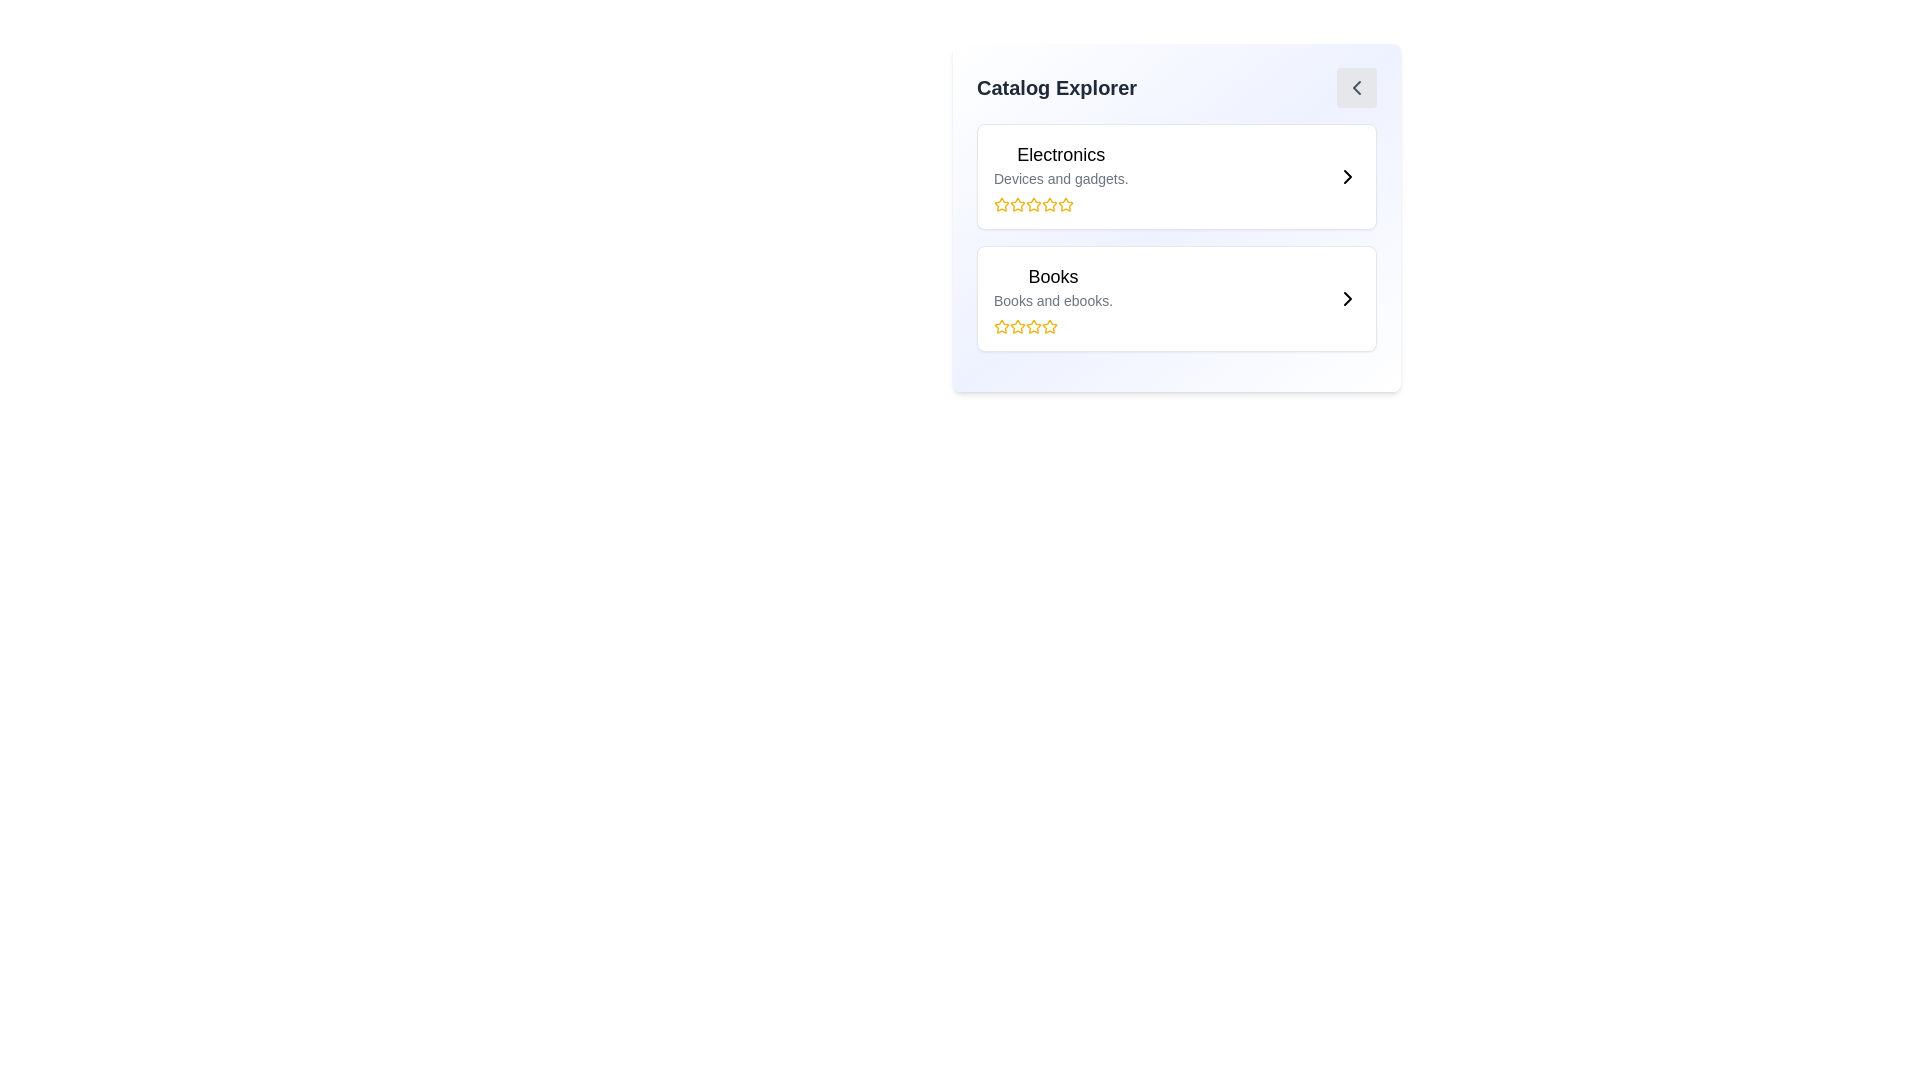  What do you see at coordinates (1002, 326) in the screenshot?
I see `the first rating star icon in the 'Books' section below the text 'Books and ebooks'` at bounding box center [1002, 326].